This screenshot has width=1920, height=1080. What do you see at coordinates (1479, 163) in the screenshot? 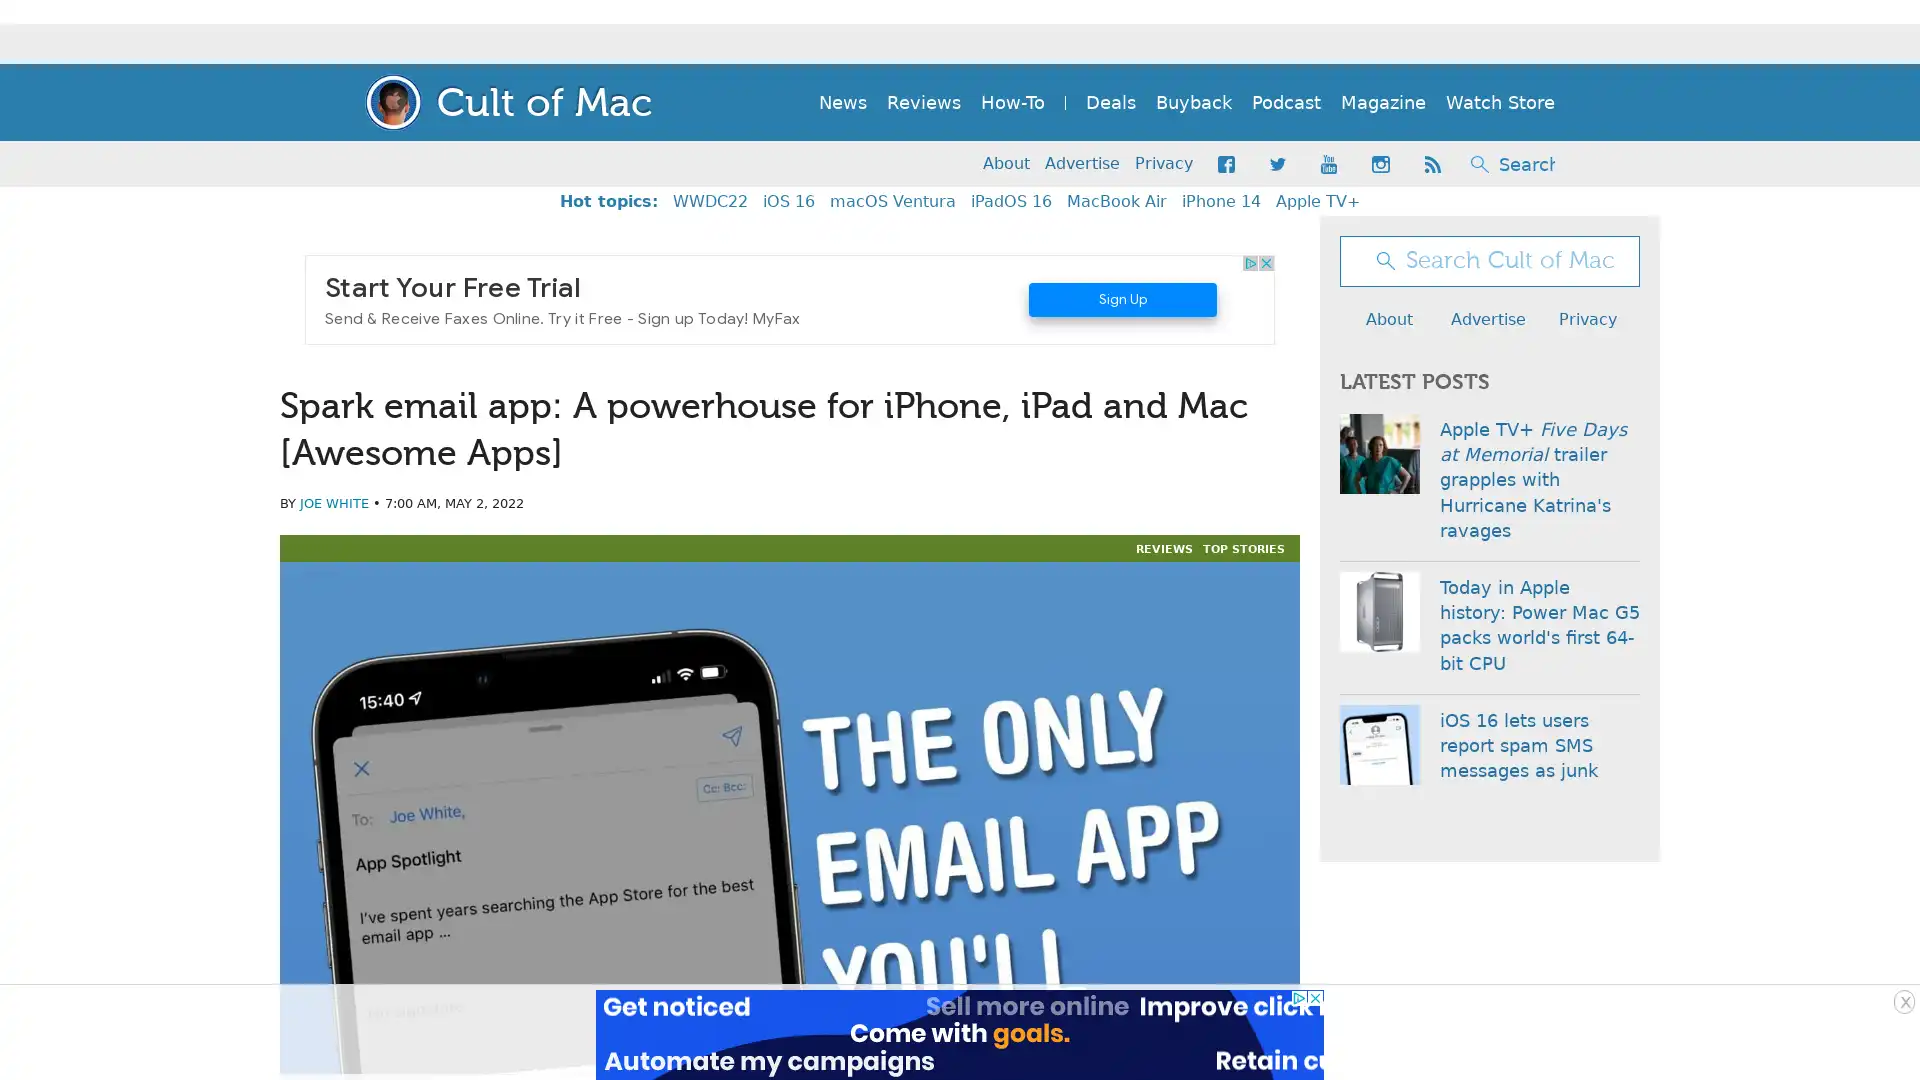
I see `Search Cult of Mac Search Cult of Mac` at bounding box center [1479, 163].